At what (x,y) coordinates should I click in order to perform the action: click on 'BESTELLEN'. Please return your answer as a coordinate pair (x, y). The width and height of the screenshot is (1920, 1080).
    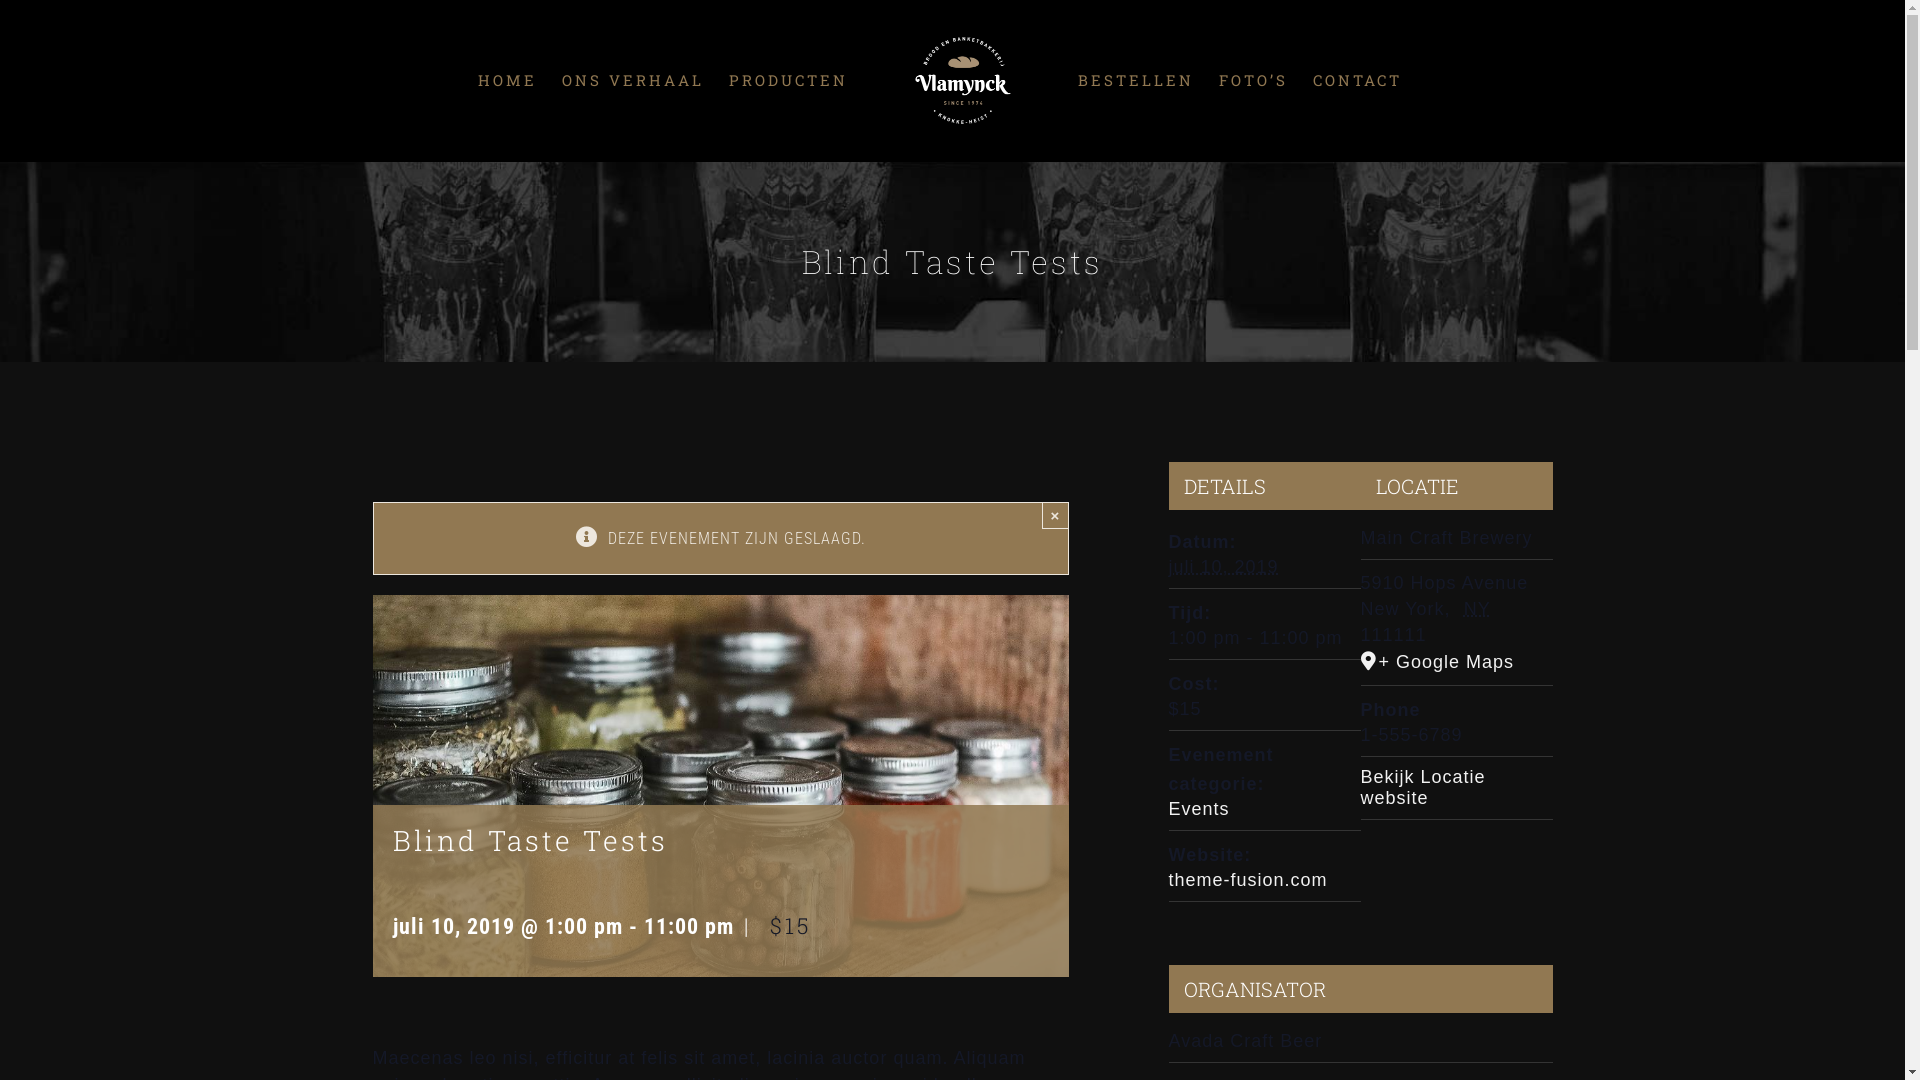
    Looking at the image, I should click on (1077, 80).